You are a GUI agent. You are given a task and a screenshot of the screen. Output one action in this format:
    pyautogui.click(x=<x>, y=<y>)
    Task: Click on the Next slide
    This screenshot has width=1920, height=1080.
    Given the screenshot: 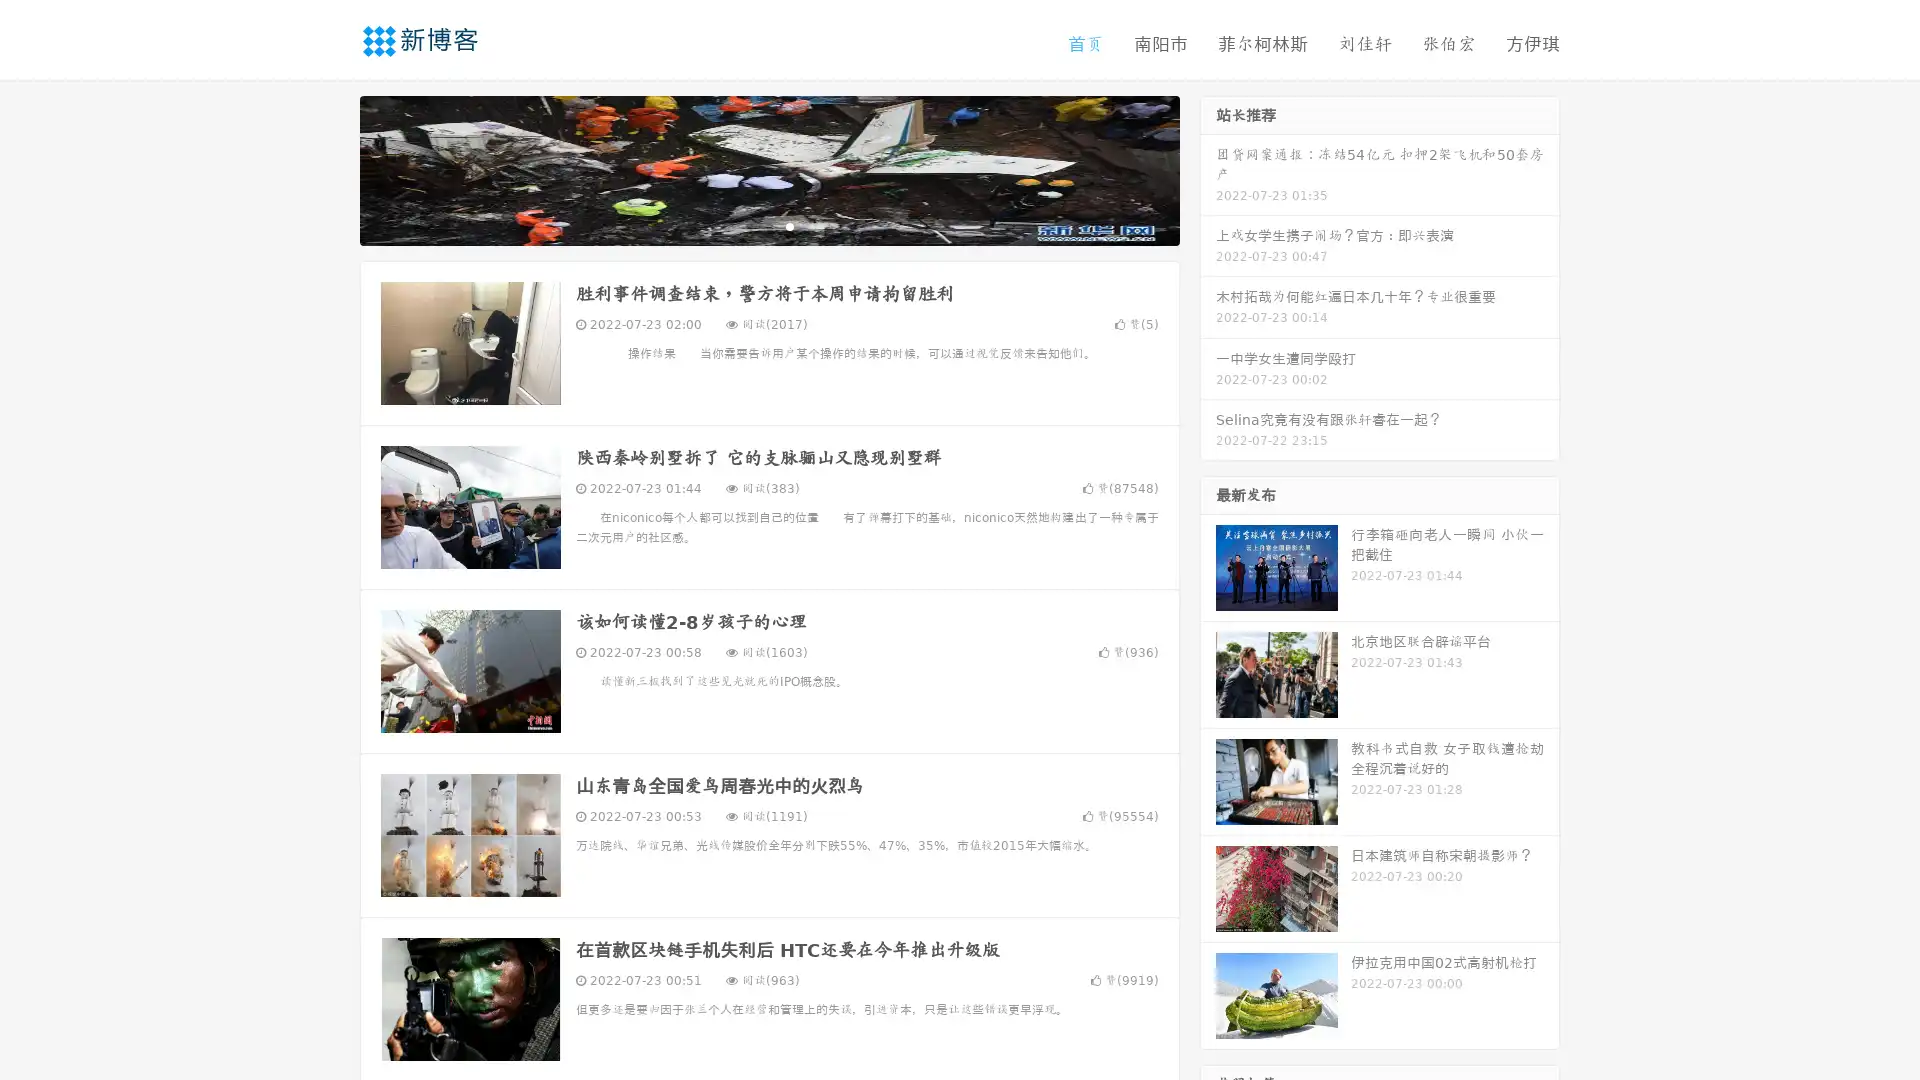 What is the action you would take?
    pyautogui.click(x=1208, y=168)
    